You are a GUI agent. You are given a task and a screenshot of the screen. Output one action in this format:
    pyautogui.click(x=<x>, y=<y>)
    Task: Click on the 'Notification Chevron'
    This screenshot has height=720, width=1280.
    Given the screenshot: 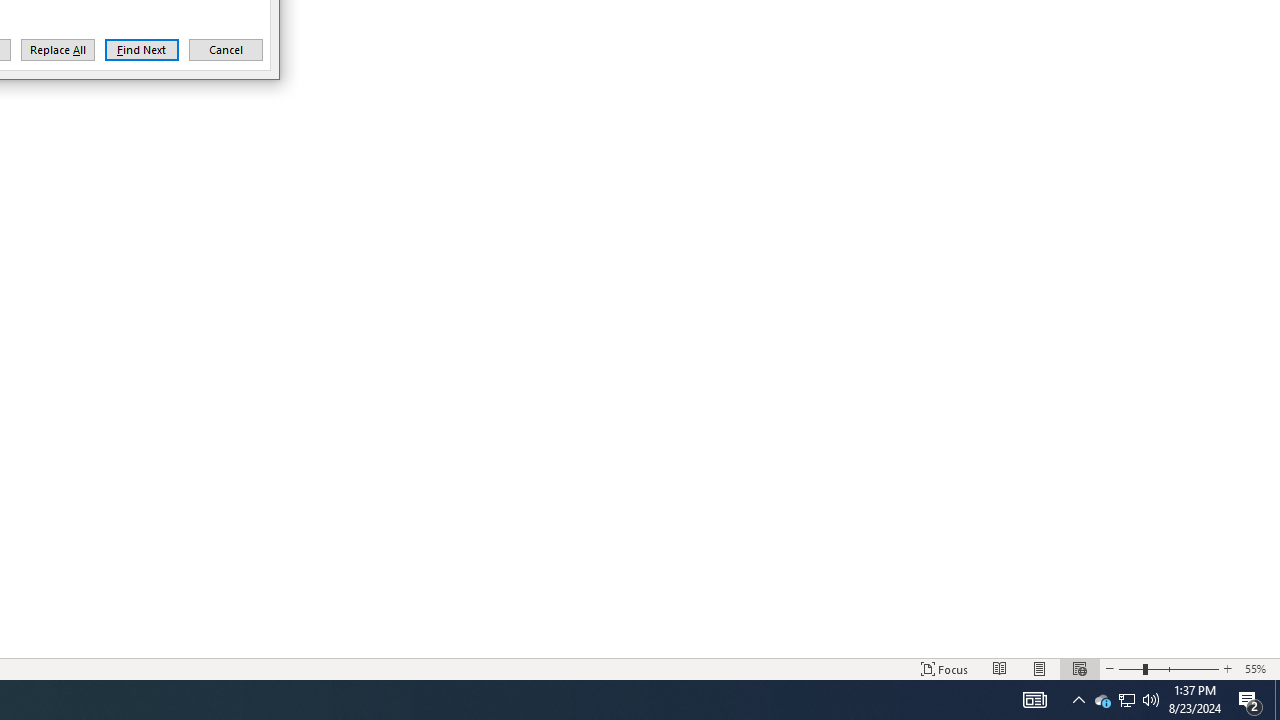 What is the action you would take?
    pyautogui.click(x=1078, y=698)
    